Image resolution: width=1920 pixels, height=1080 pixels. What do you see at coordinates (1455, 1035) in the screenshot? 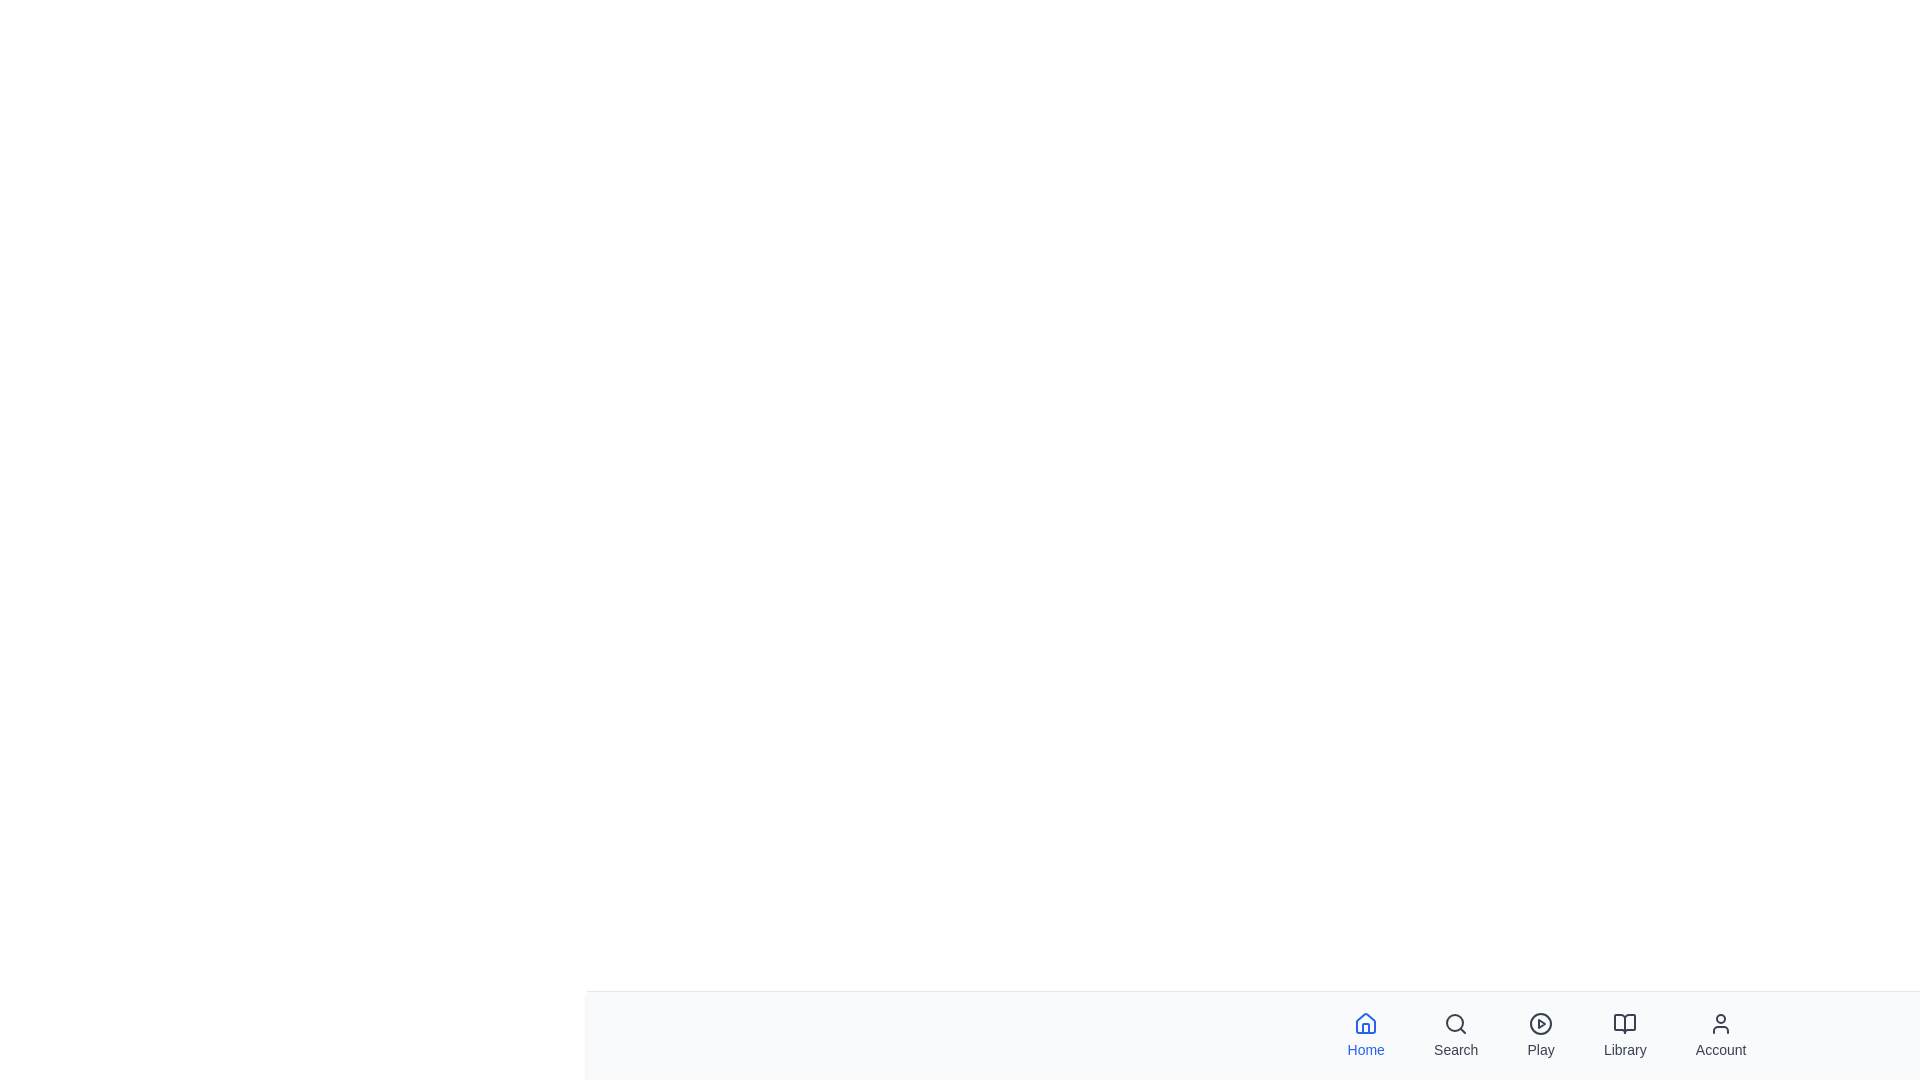
I see `the Search tab to observe its visual feedback` at bounding box center [1455, 1035].